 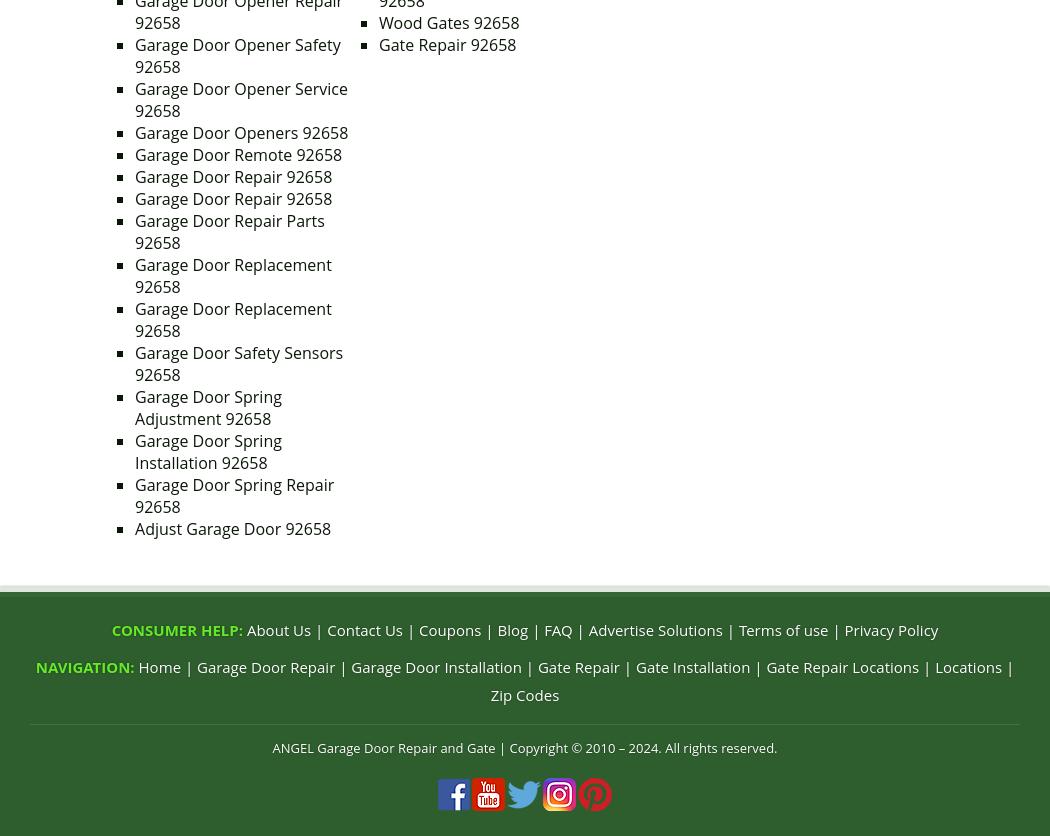 I want to click on 'Gate Repair Locations', so click(x=842, y=666).